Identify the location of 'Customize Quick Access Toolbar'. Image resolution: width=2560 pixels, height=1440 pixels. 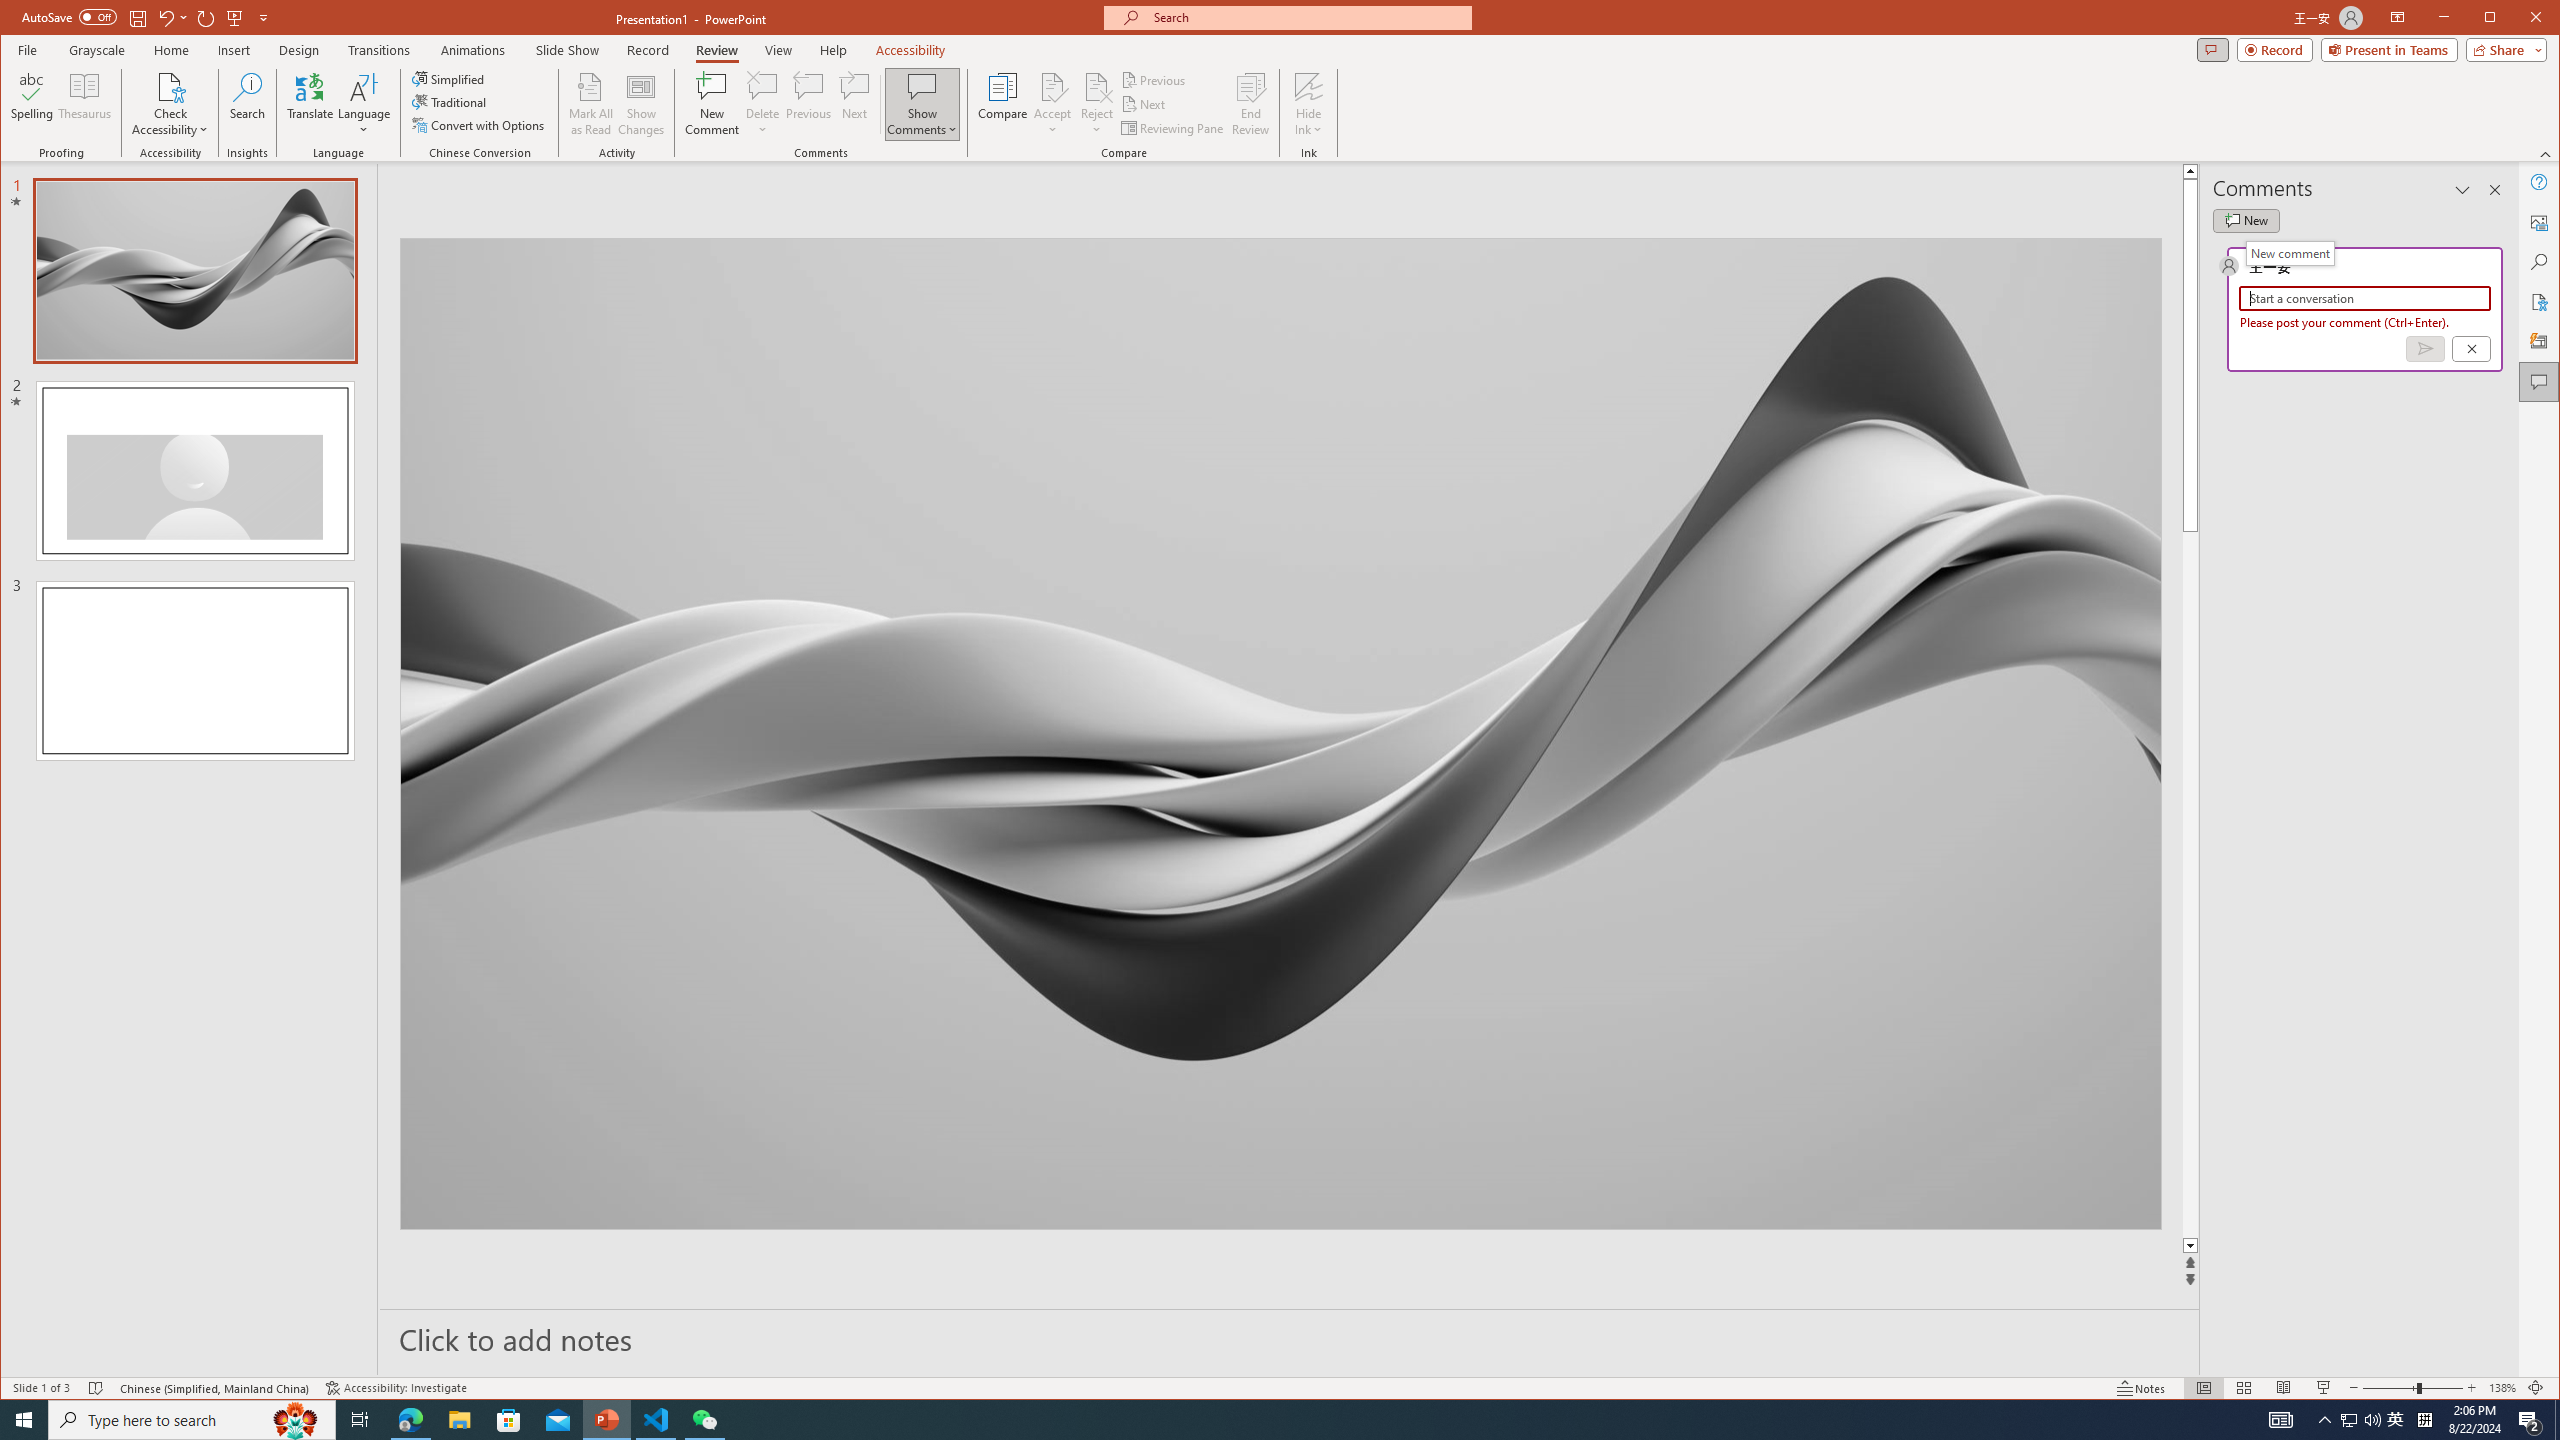
(264, 16).